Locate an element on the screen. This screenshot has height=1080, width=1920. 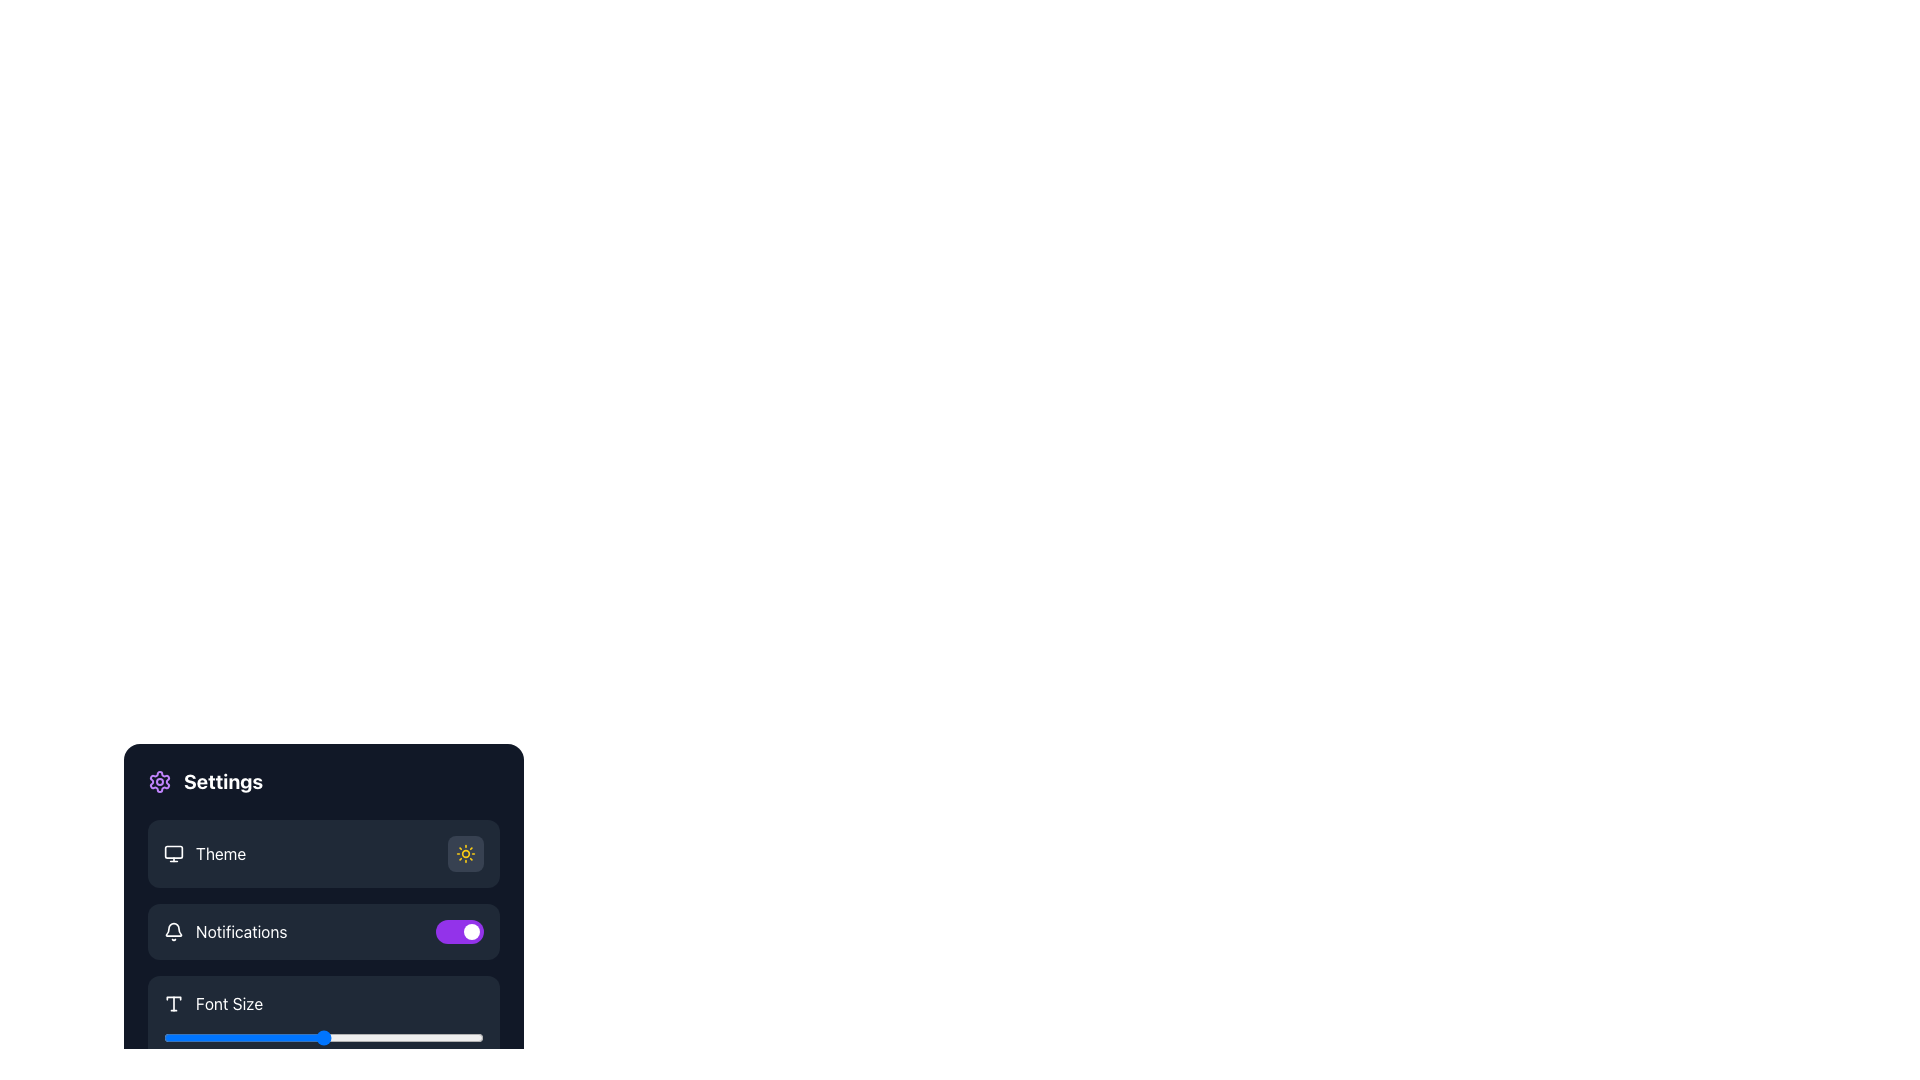
the gear icon with a purple hue located on the far left of the header section labeled 'Settings' is located at coordinates (158, 781).